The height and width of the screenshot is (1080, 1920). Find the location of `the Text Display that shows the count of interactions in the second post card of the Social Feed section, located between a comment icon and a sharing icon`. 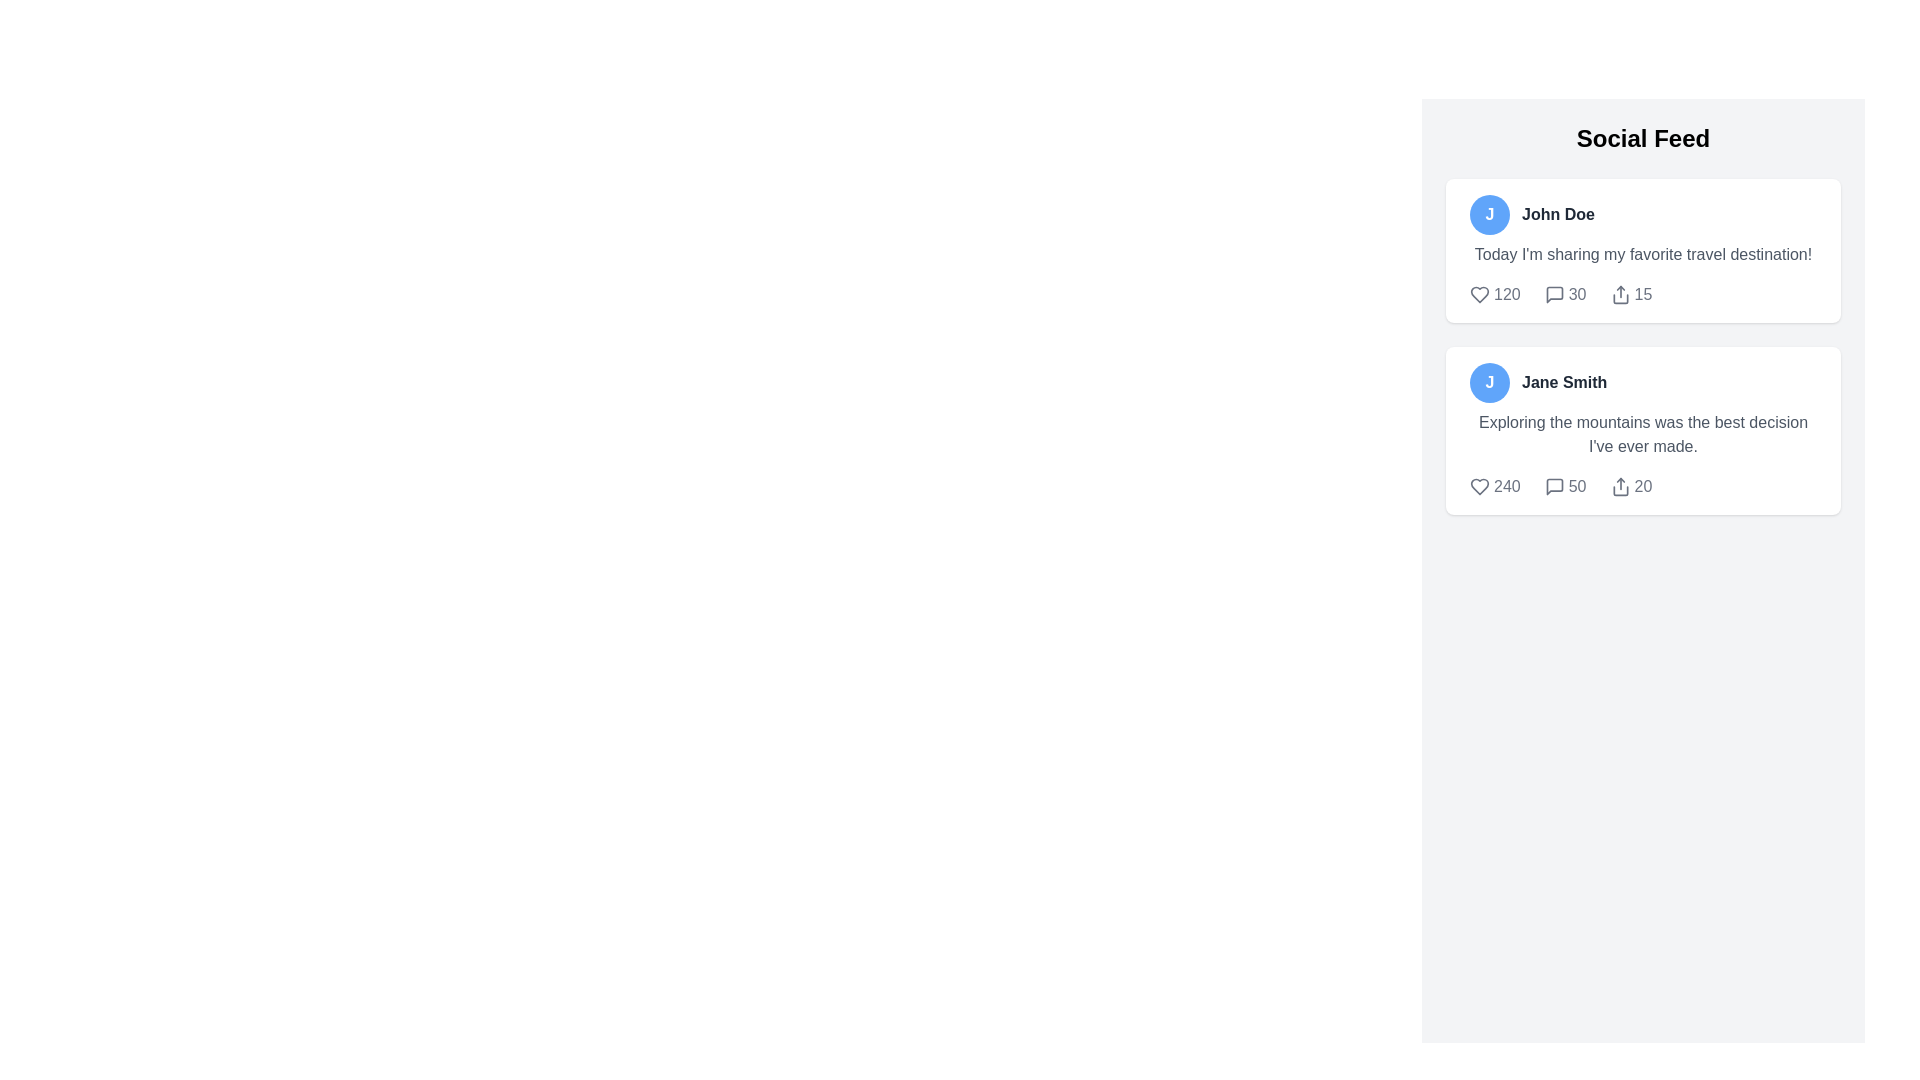

the Text Display that shows the count of interactions in the second post card of the Social Feed section, located between a comment icon and a sharing icon is located at coordinates (1576, 486).